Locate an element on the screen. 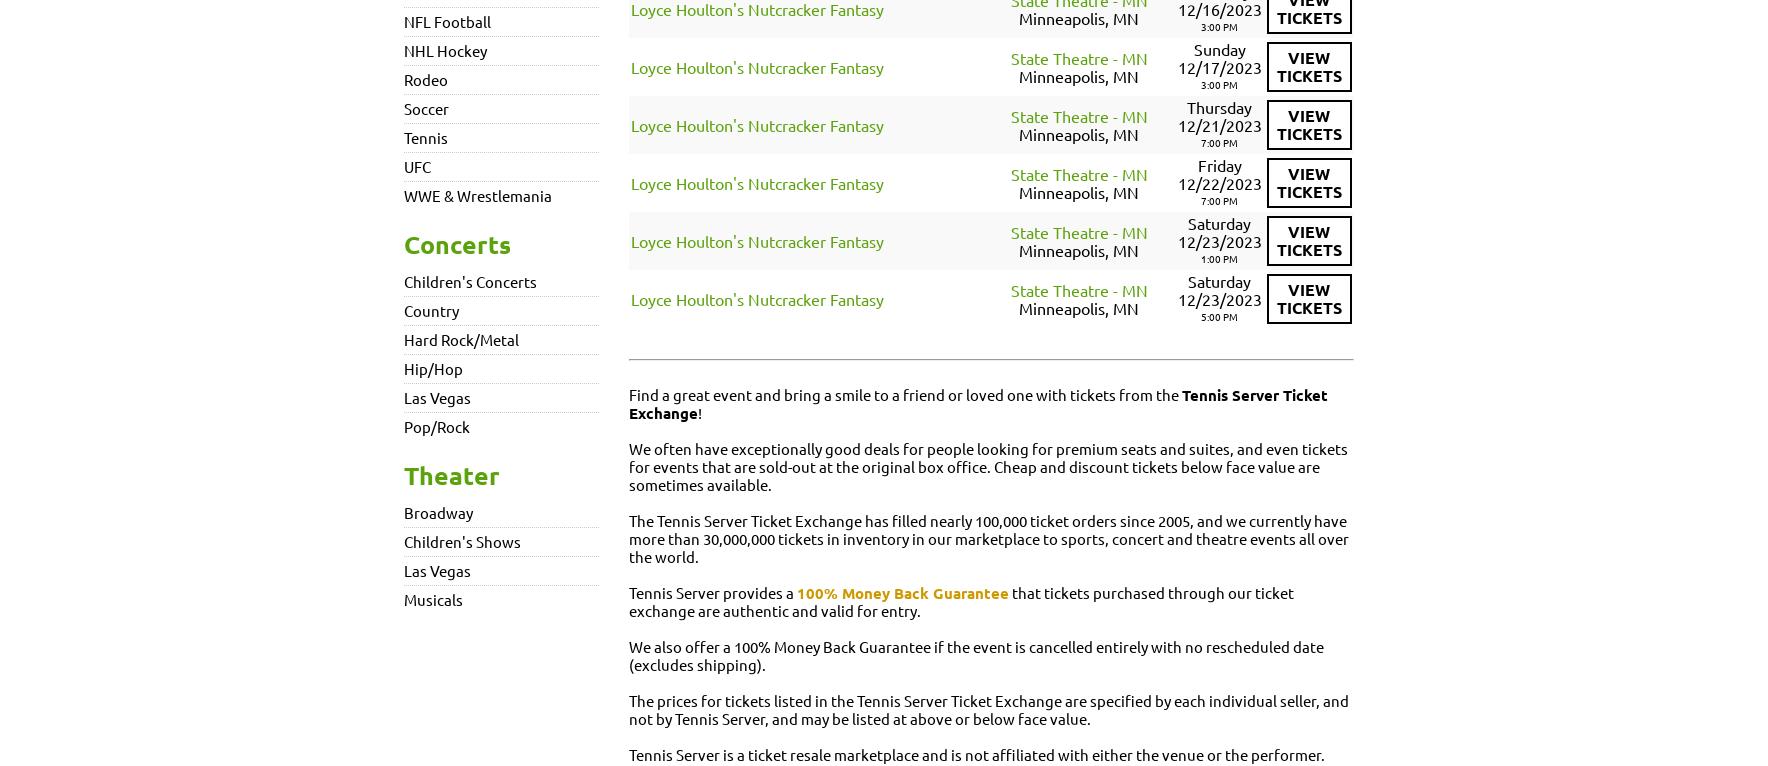 The image size is (1768, 766). 'Tennis Server Ticket Exchange' is located at coordinates (977, 402).